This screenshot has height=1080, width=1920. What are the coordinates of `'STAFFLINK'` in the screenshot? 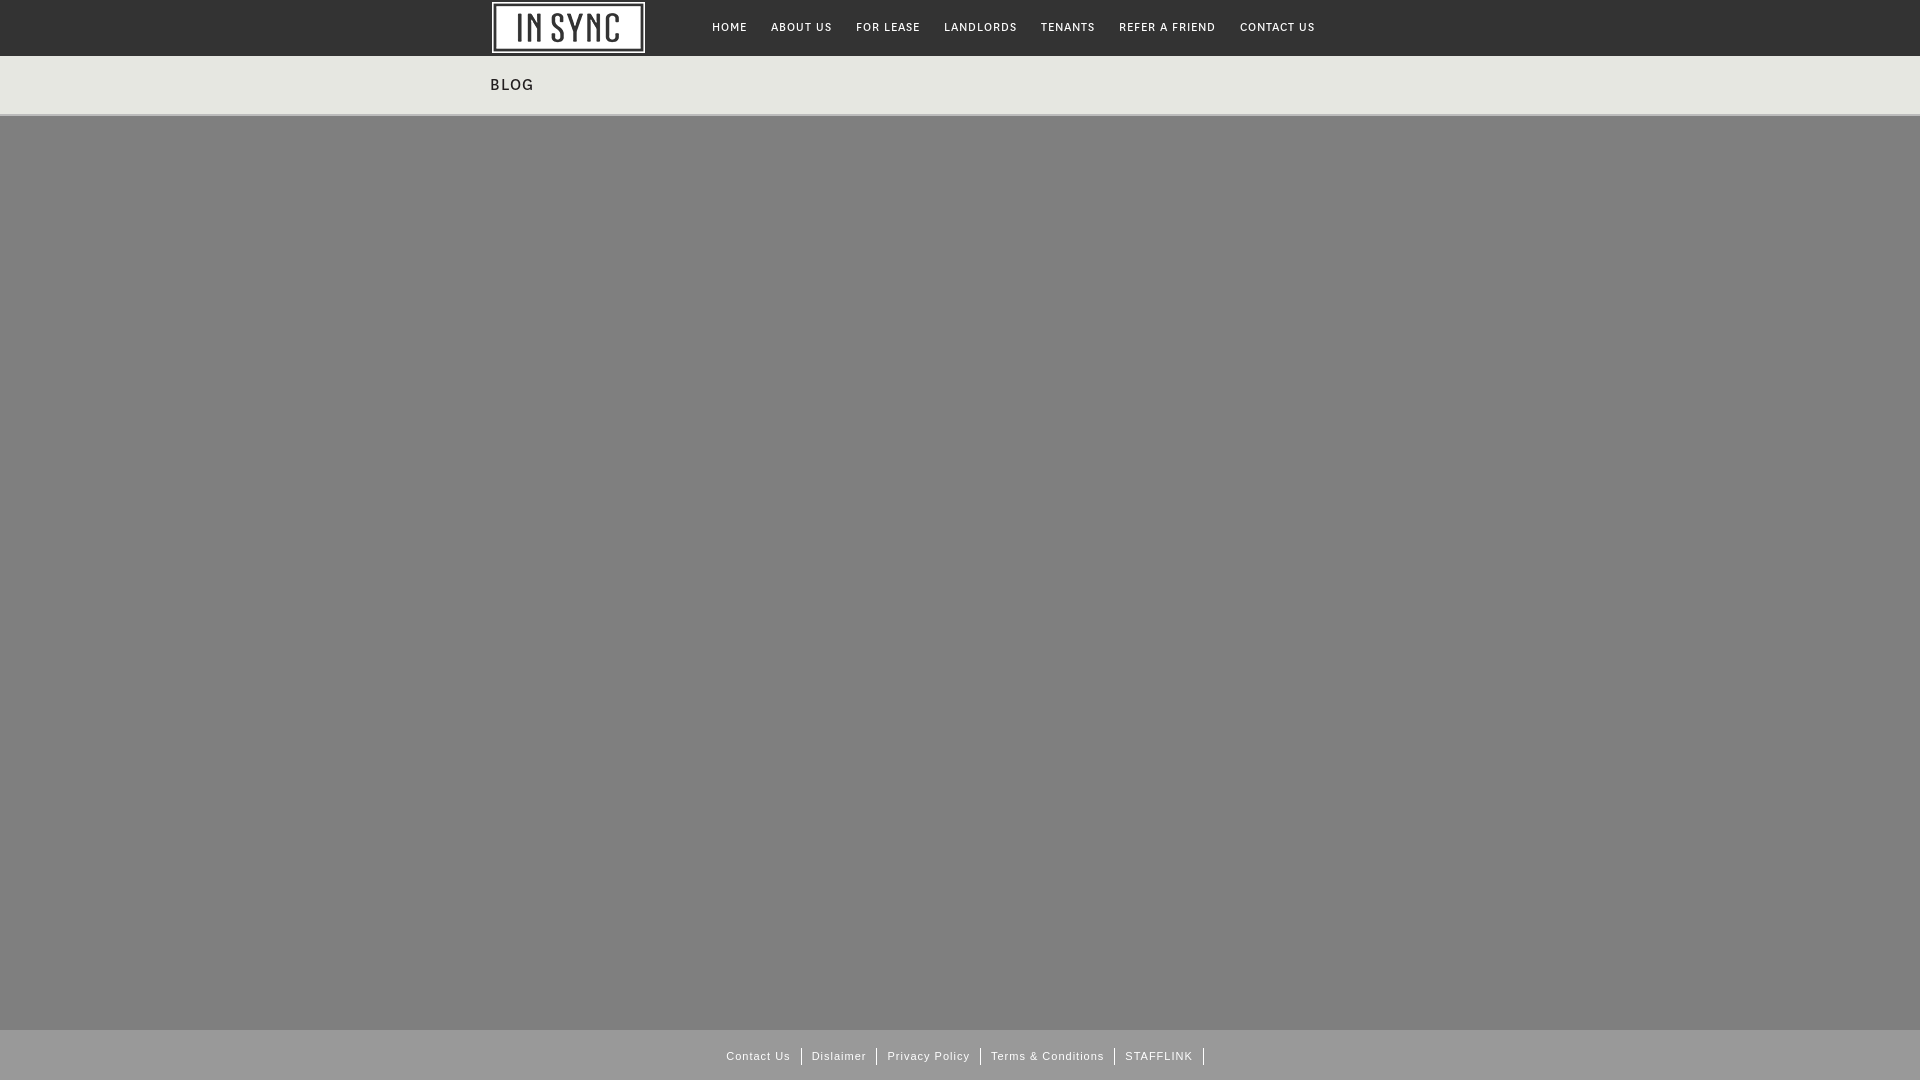 It's located at (1158, 1055).